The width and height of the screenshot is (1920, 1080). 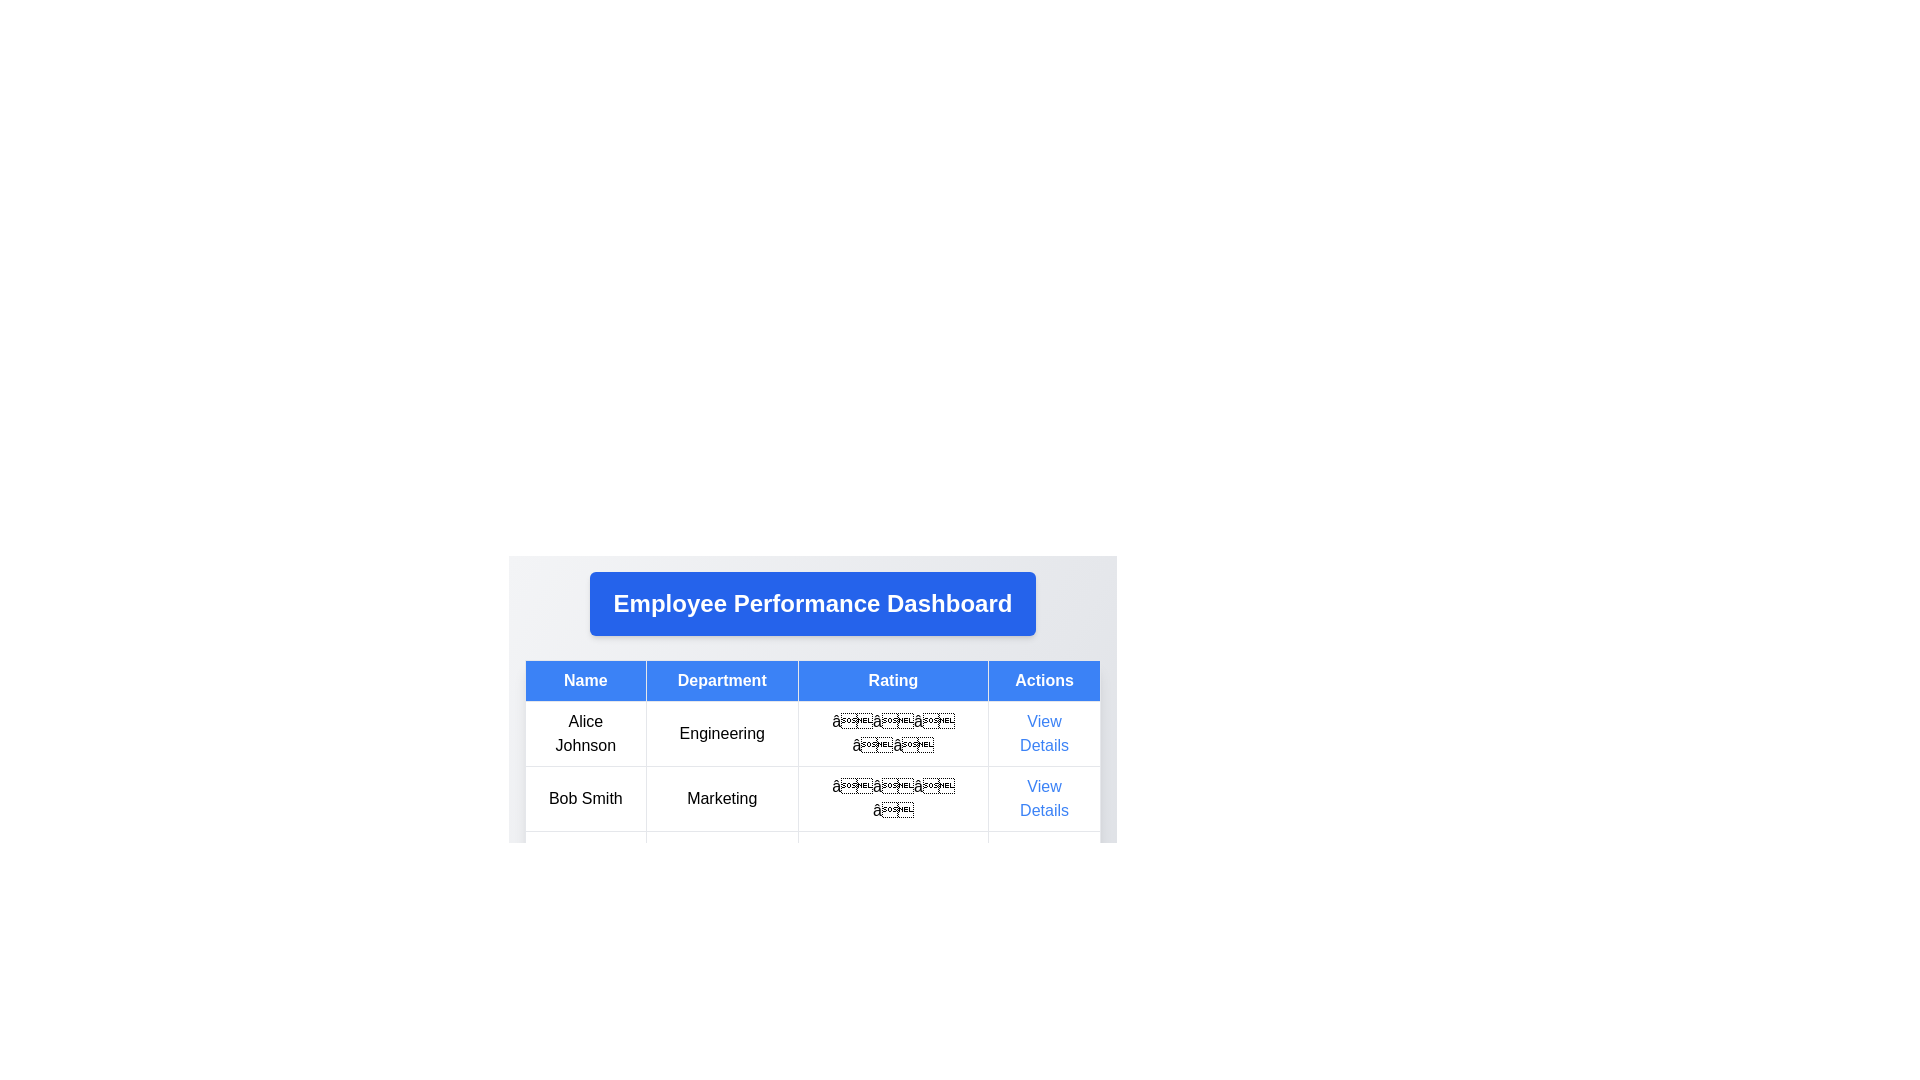 What do you see at coordinates (812, 797) in the screenshot?
I see `the second row in the table that contains the name 'Bob Smith', the department 'Marketing', and a rating display with four stars` at bounding box center [812, 797].